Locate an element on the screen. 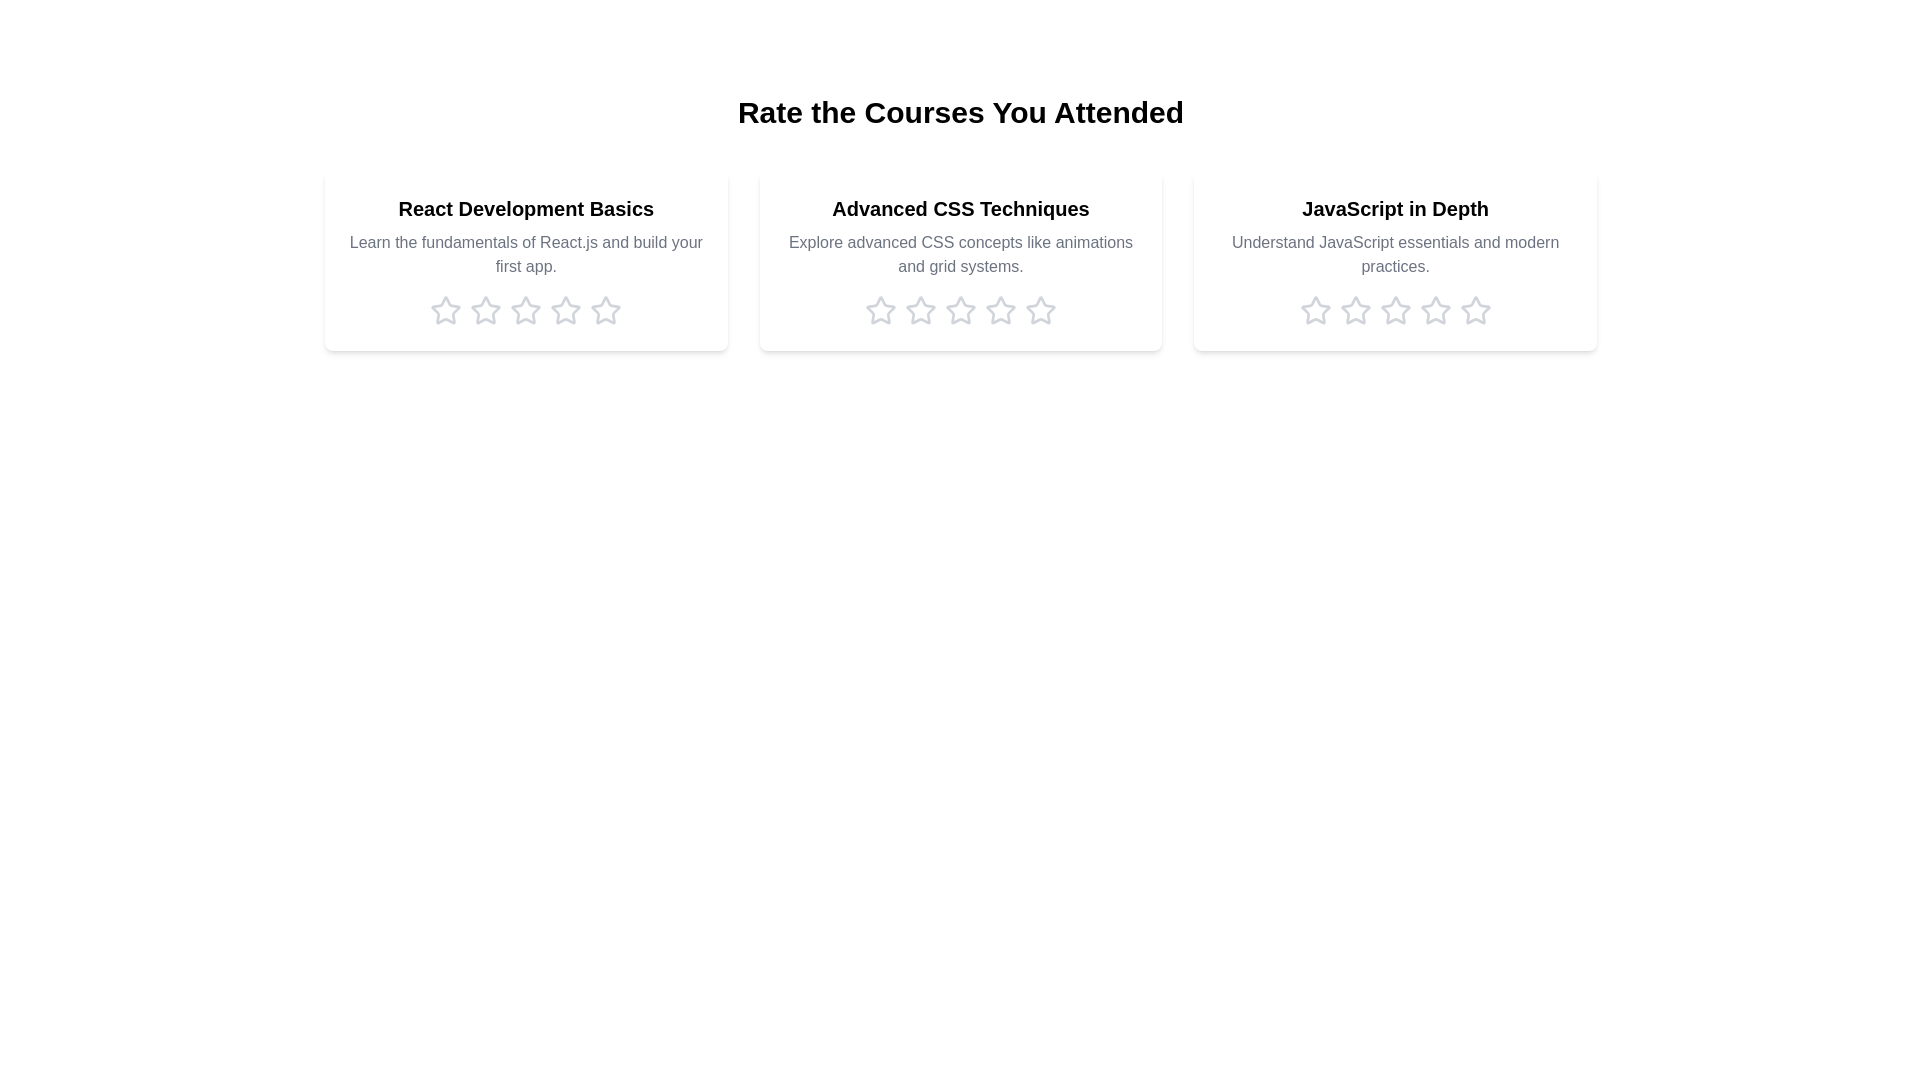 This screenshot has width=1920, height=1080. the rating for the course 'JavaScript in Depth' to 4 stars is located at coordinates (1434, 311).